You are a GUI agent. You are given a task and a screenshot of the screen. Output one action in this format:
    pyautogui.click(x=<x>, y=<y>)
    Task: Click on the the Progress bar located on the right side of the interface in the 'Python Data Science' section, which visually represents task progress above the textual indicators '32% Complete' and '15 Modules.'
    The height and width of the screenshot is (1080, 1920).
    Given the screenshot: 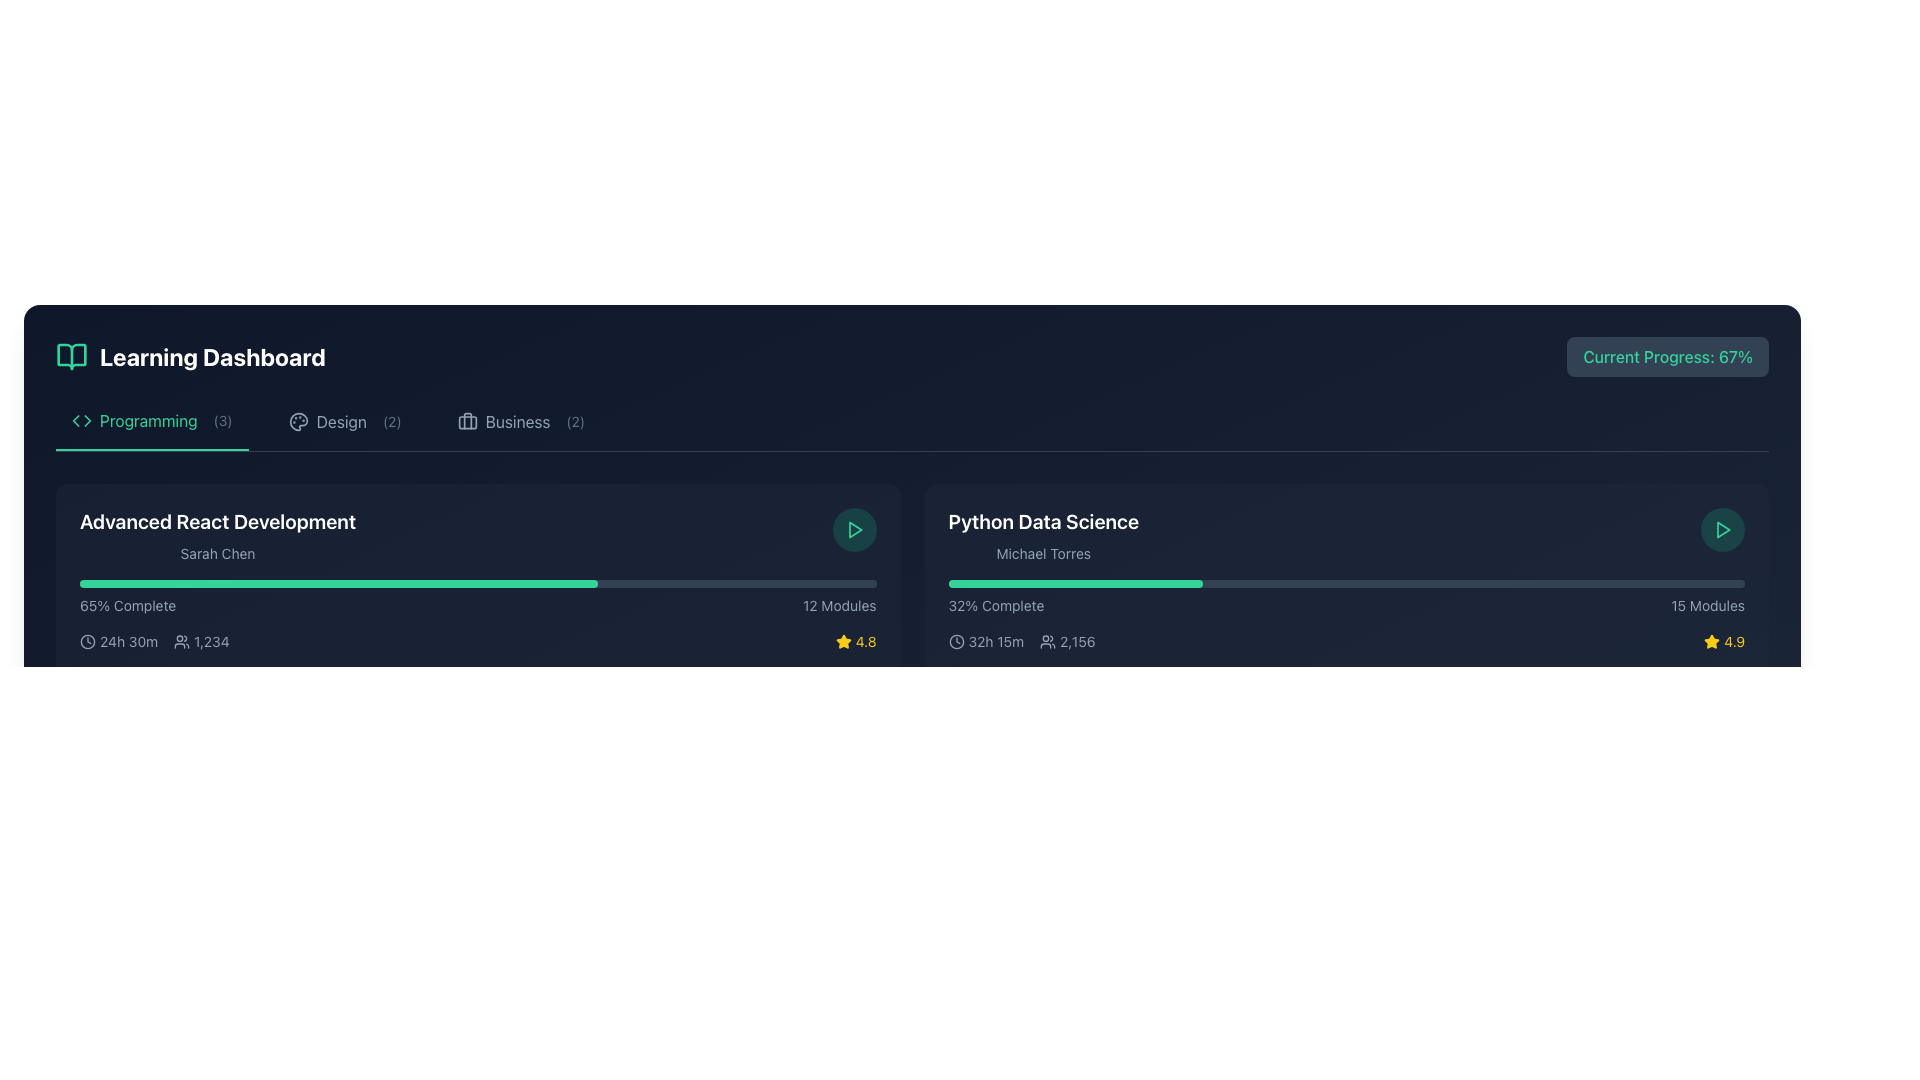 What is the action you would take?
    pyautogui.click(x=1346, y=583)
    